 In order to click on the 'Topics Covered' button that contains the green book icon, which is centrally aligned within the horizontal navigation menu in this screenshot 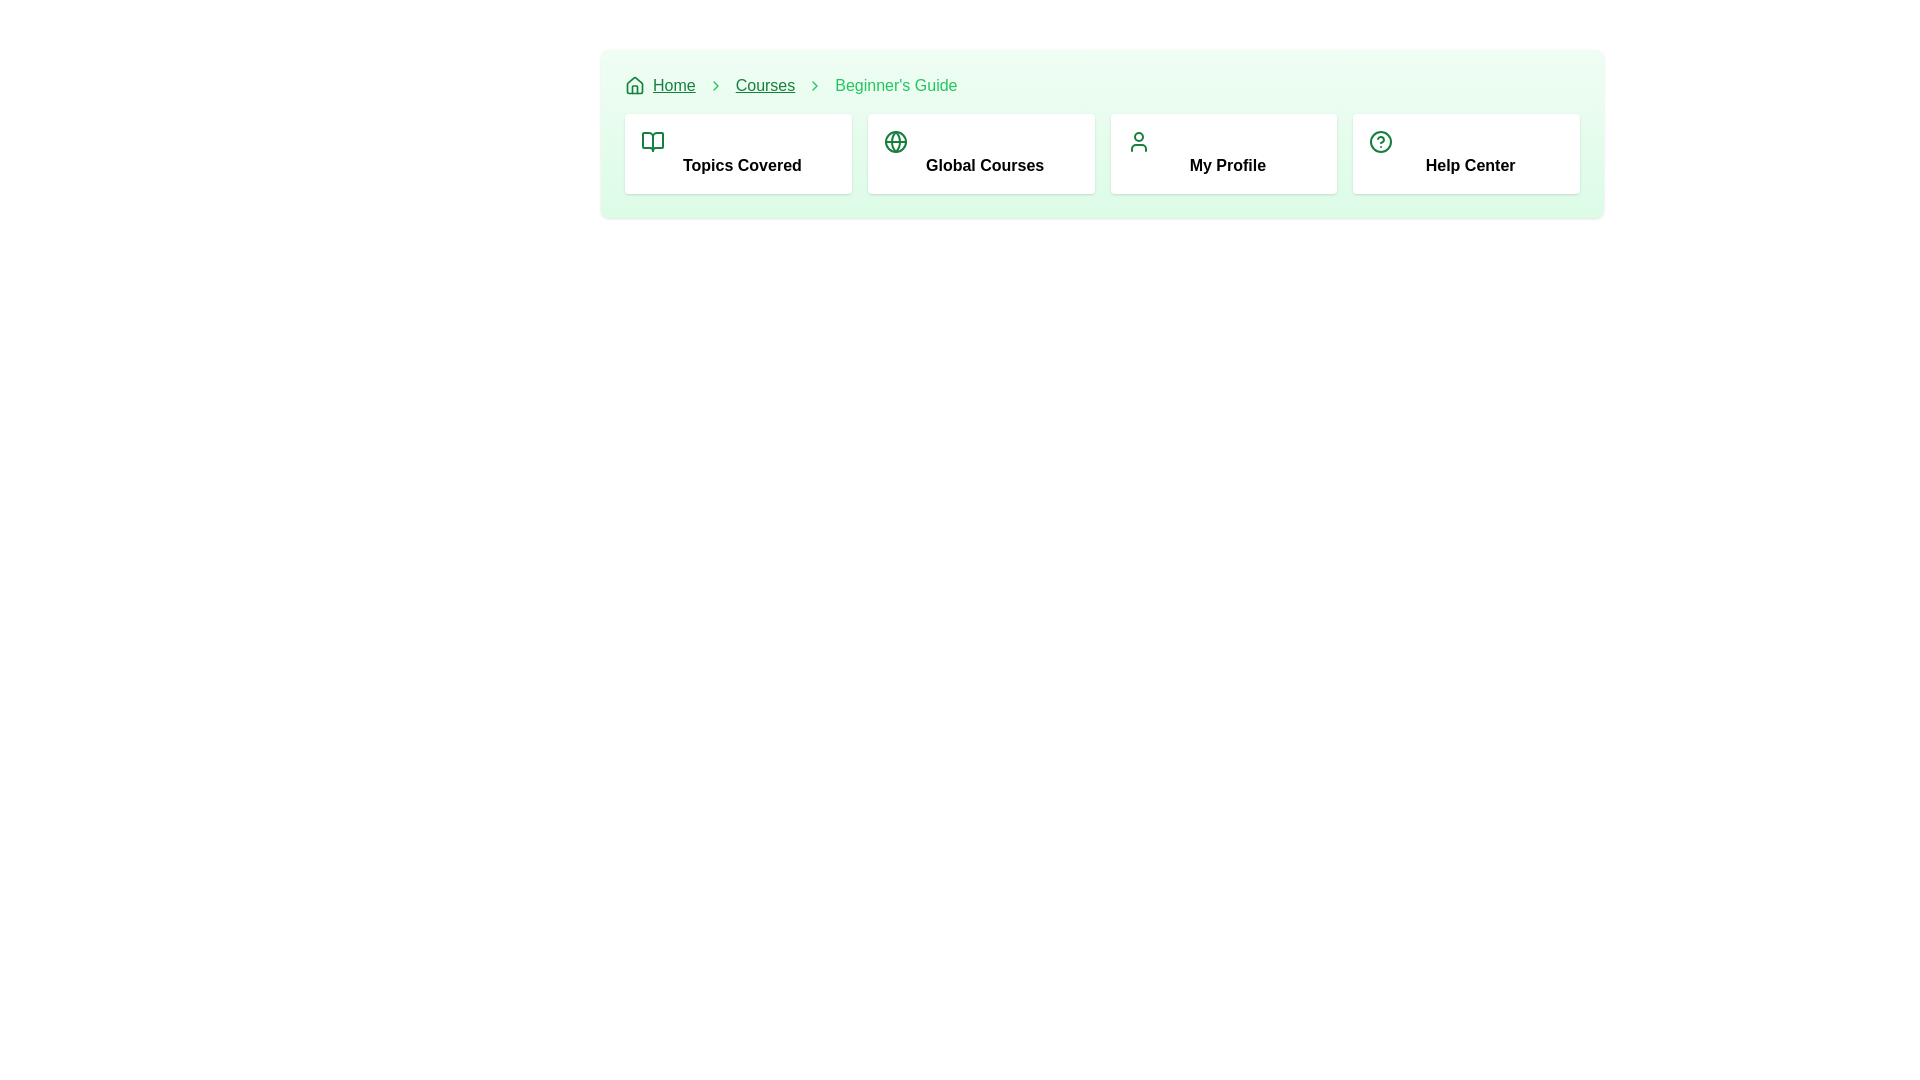, I will do `click(652, 141)`.